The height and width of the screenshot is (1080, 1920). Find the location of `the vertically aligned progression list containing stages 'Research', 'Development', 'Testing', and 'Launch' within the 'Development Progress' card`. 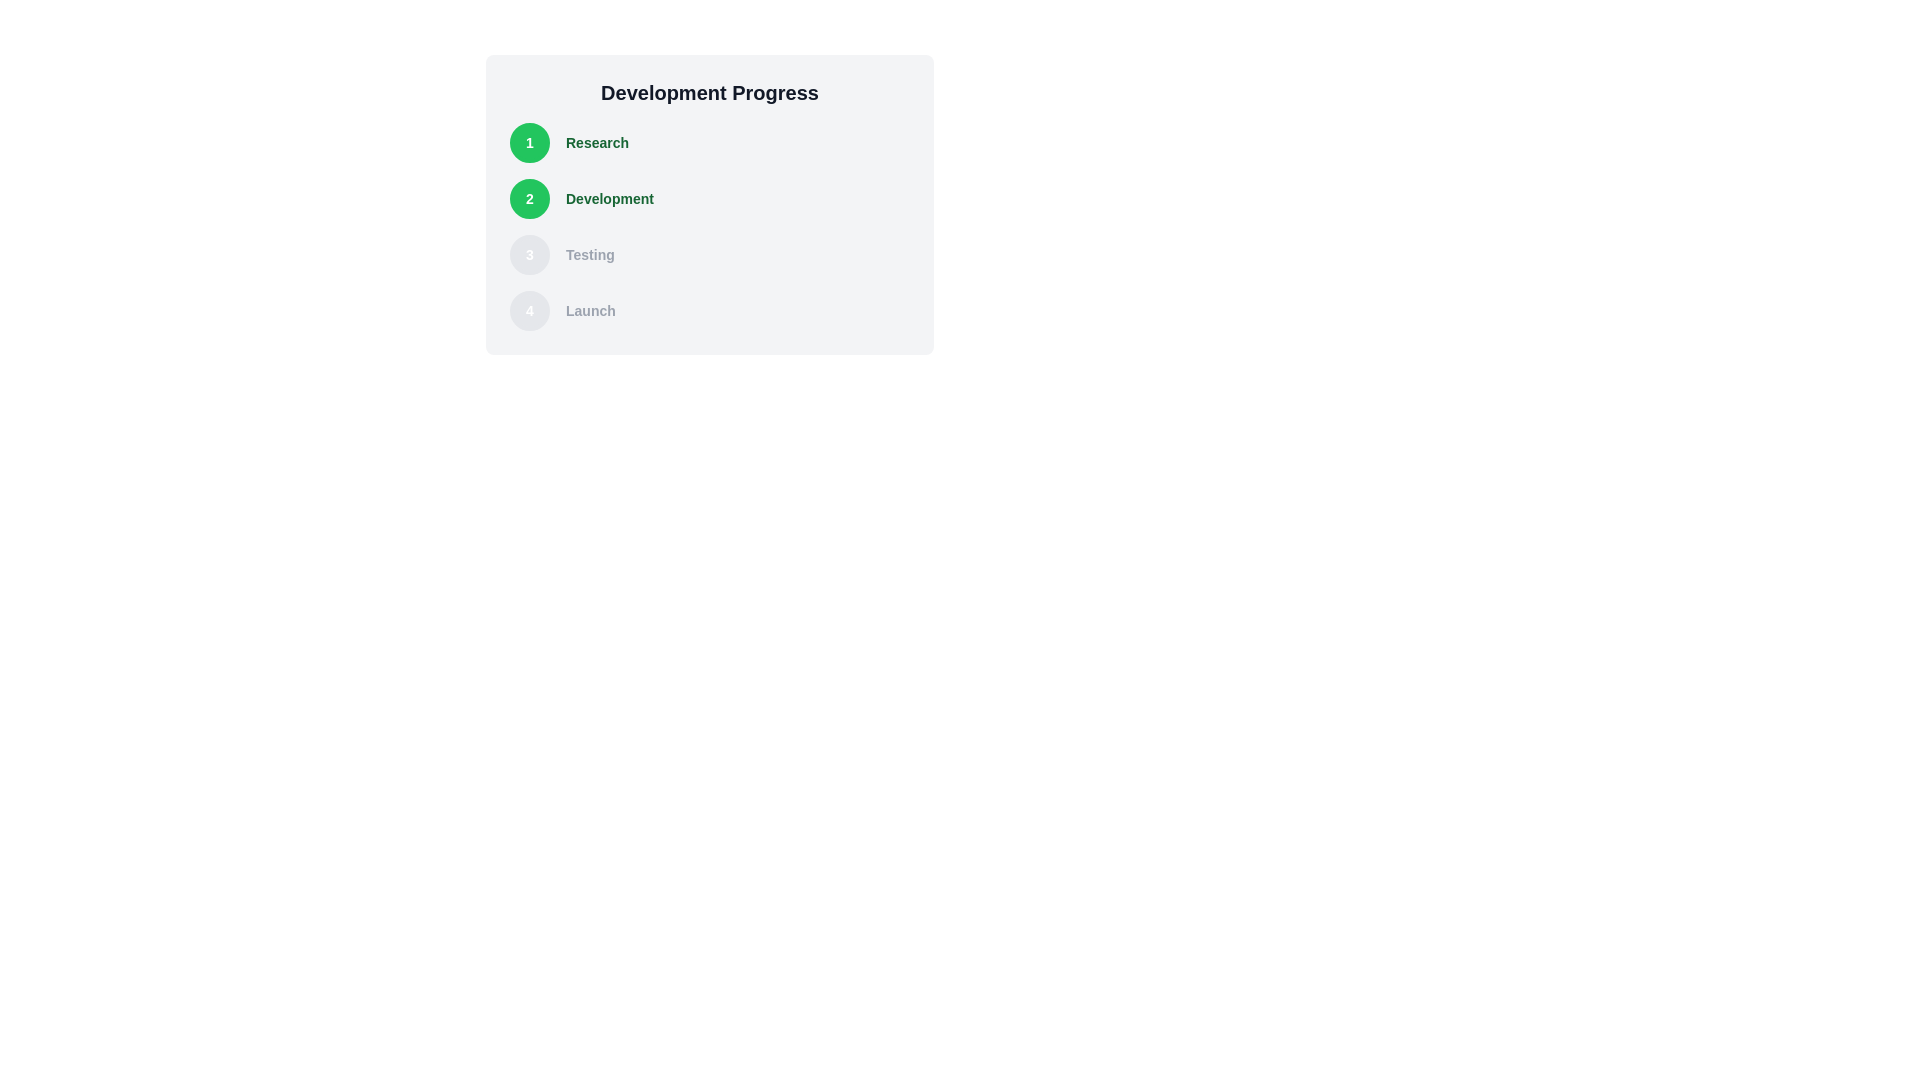

the vertically aligned progression list containing stages 'Research', 'Development', 'Testing', and 'Launch' within the 'Development Progress' card is located at coordinates (710, 226).